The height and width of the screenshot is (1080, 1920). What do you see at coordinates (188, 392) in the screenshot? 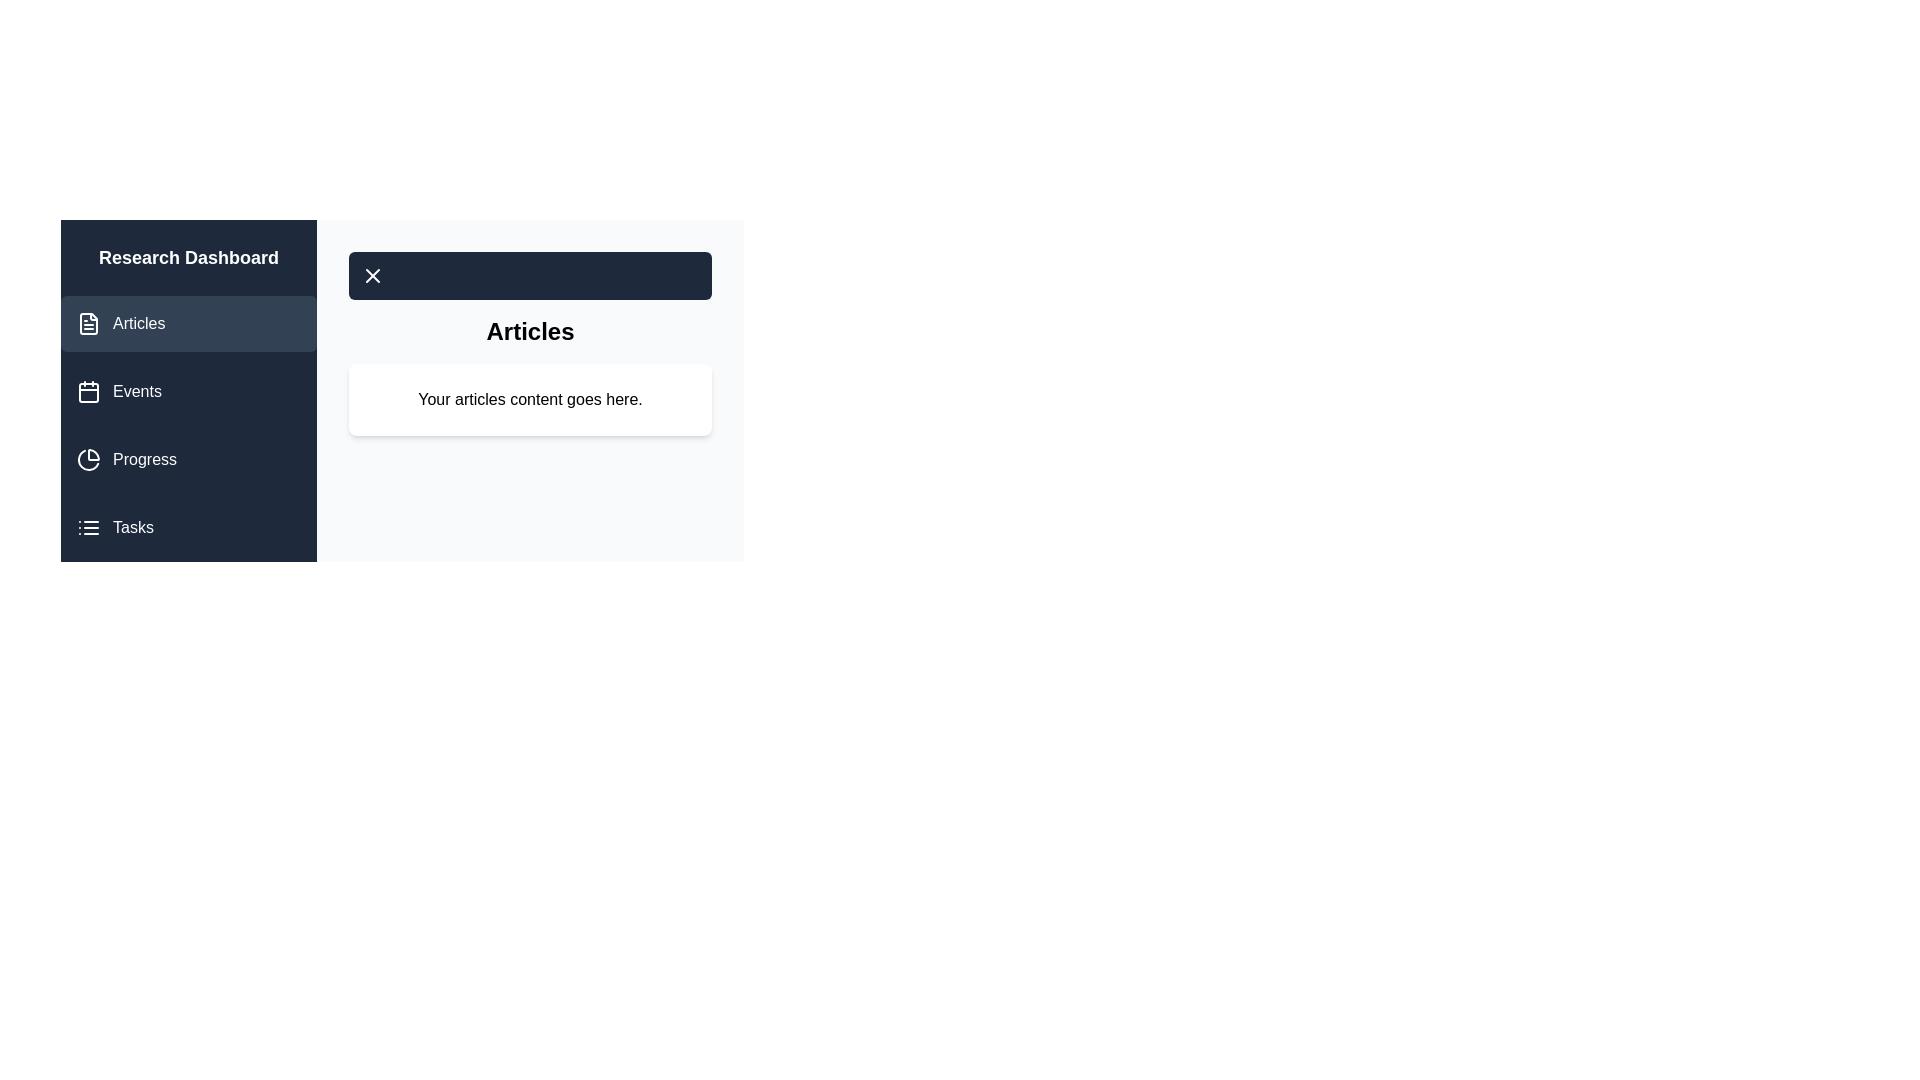
I see `the Events section in the sidebar to navigate` at bounding box center [188, 392].